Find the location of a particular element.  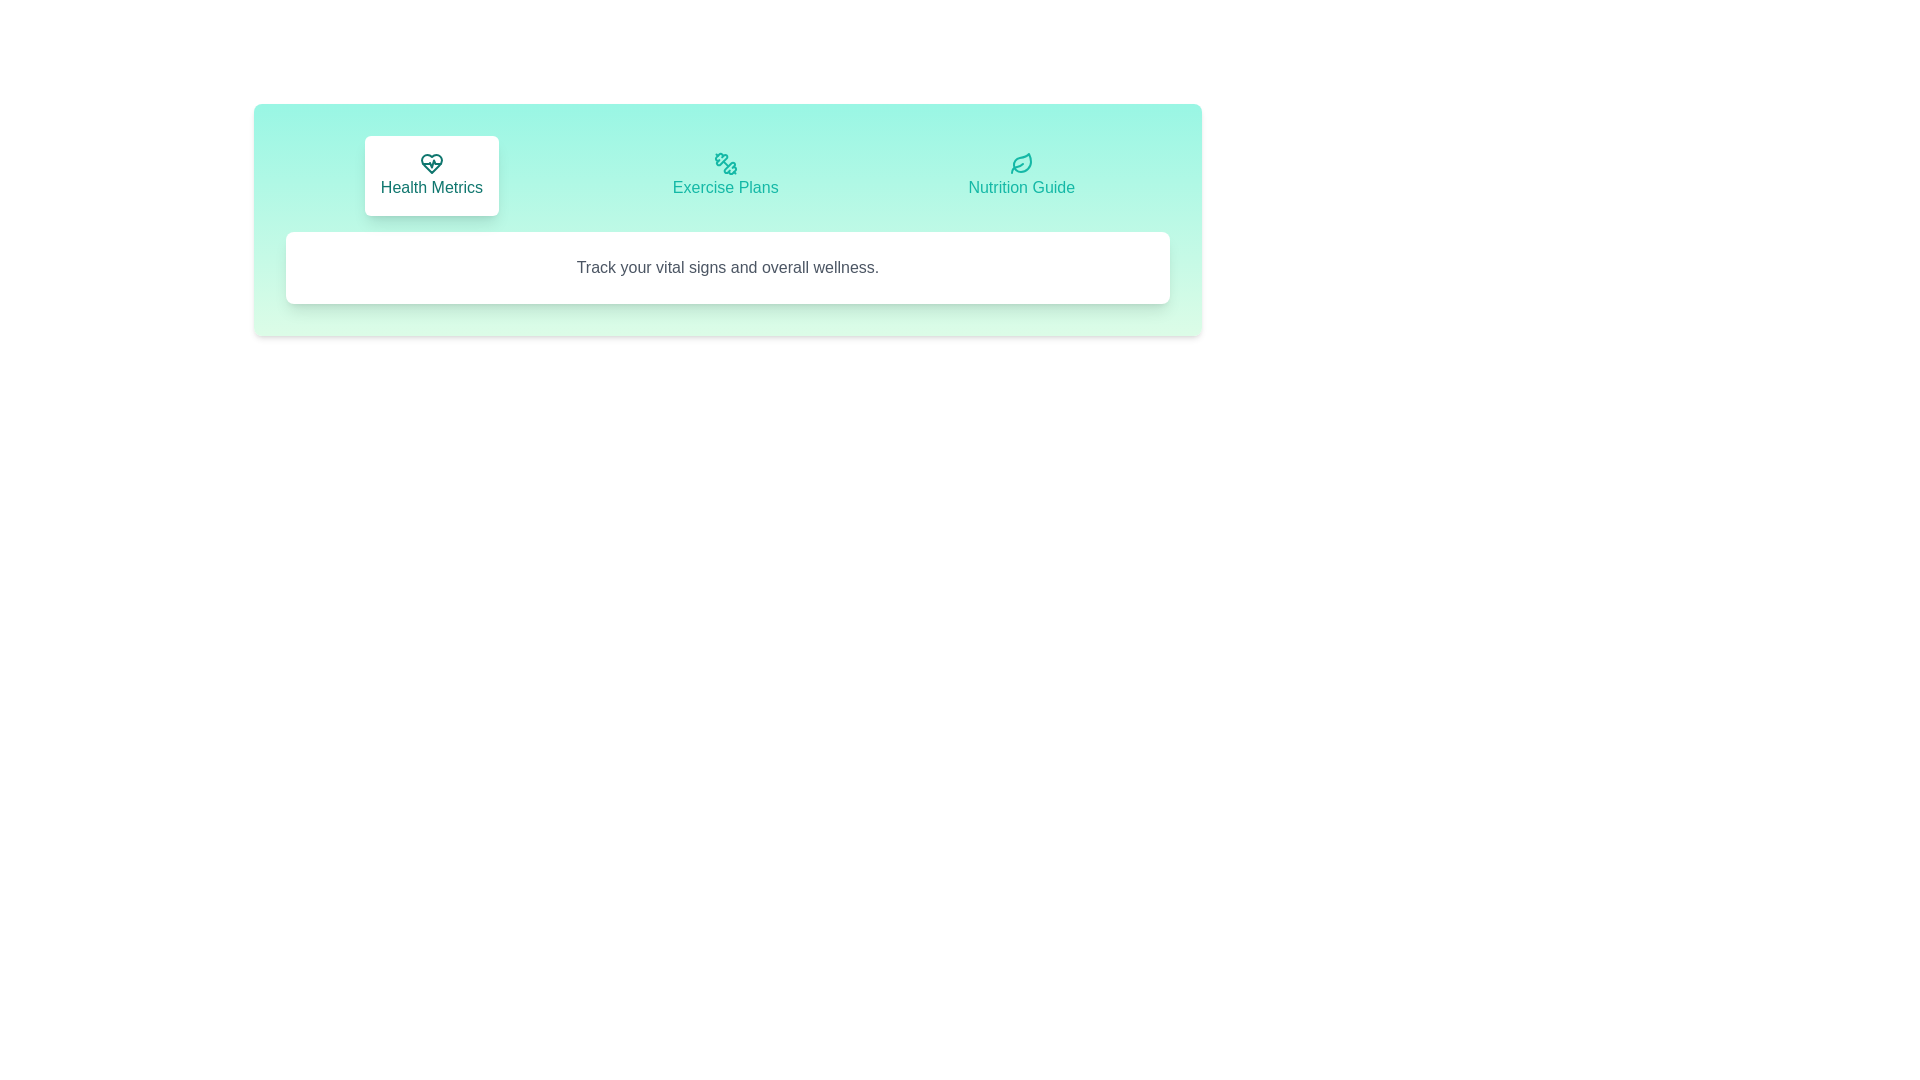

the tab labeled Health Metrics is located at coordinates (431, 175).